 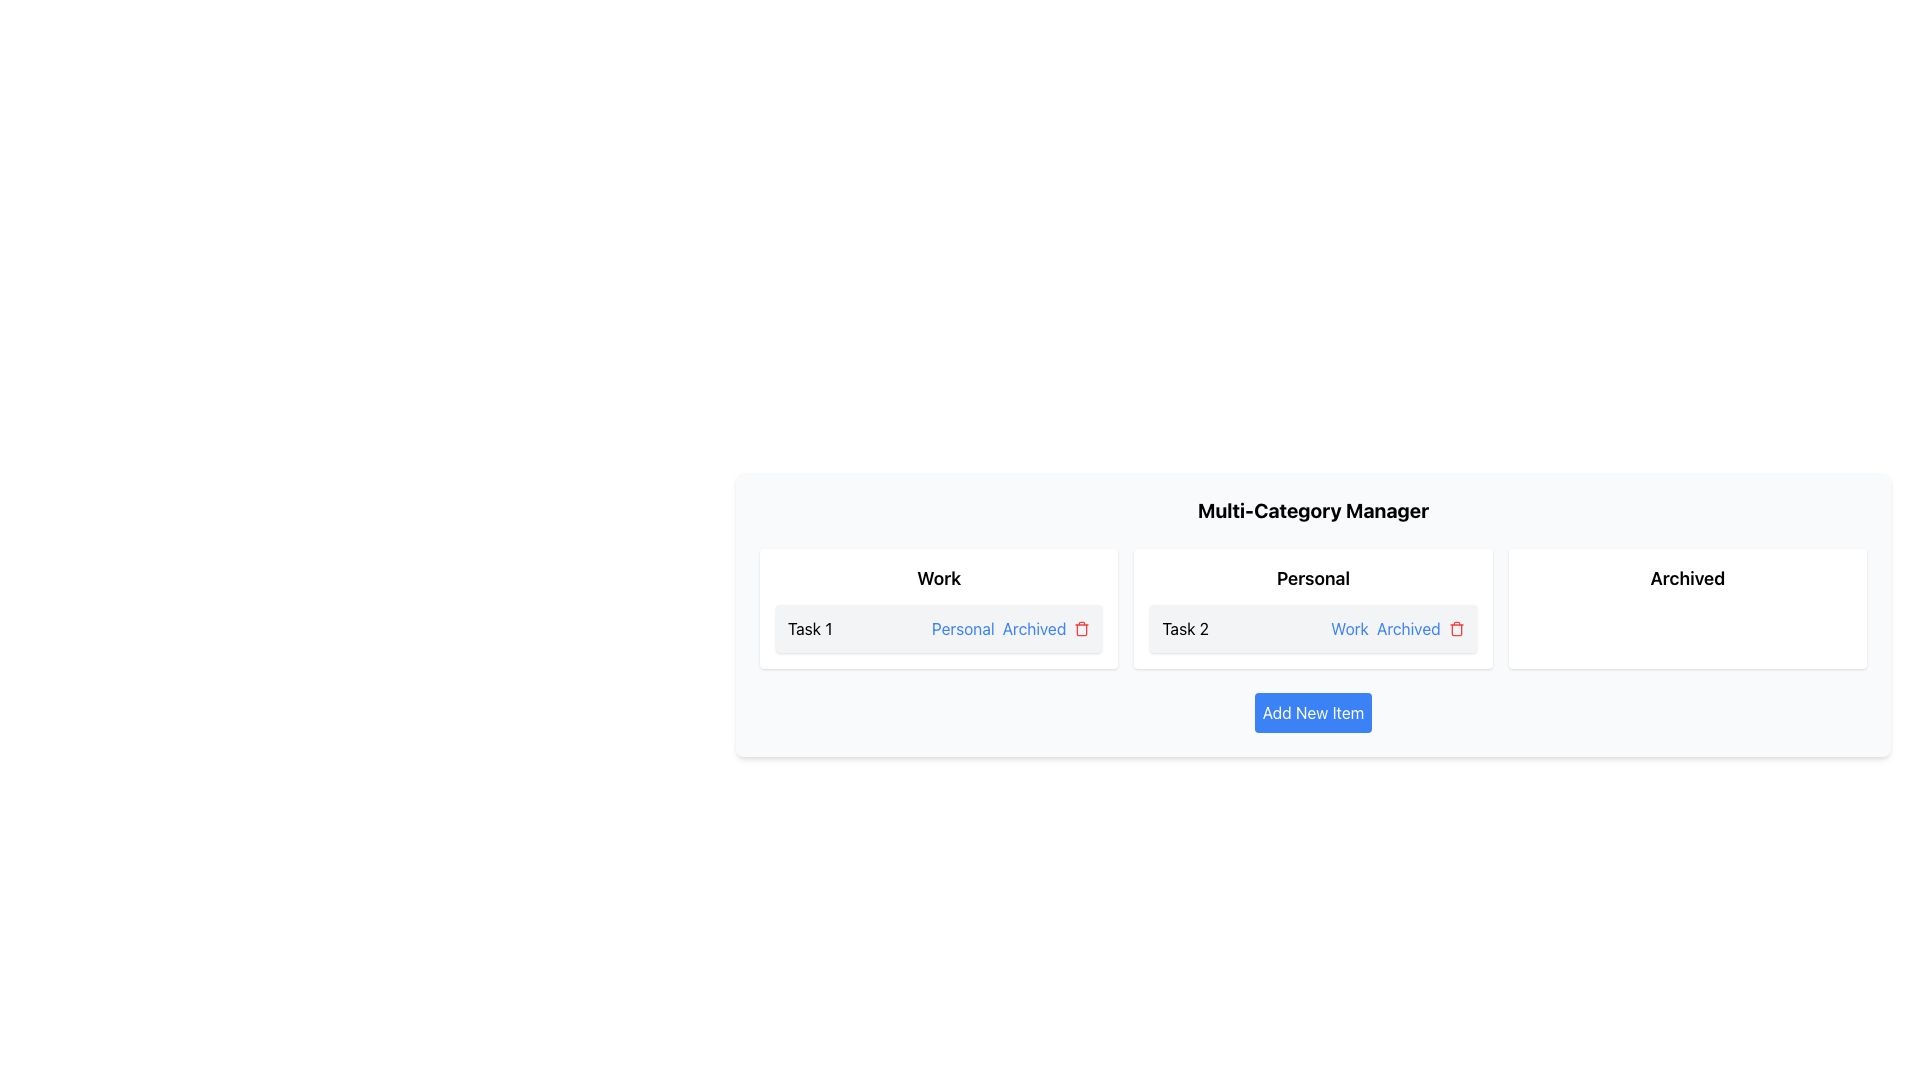 What do you see at coordinates (1686, 578) in the screenshot?
I see `the Text Label indicating archived items, which is centered in the rightmost section of the interface within a standalone white card` at bounding box center [1686, 578].